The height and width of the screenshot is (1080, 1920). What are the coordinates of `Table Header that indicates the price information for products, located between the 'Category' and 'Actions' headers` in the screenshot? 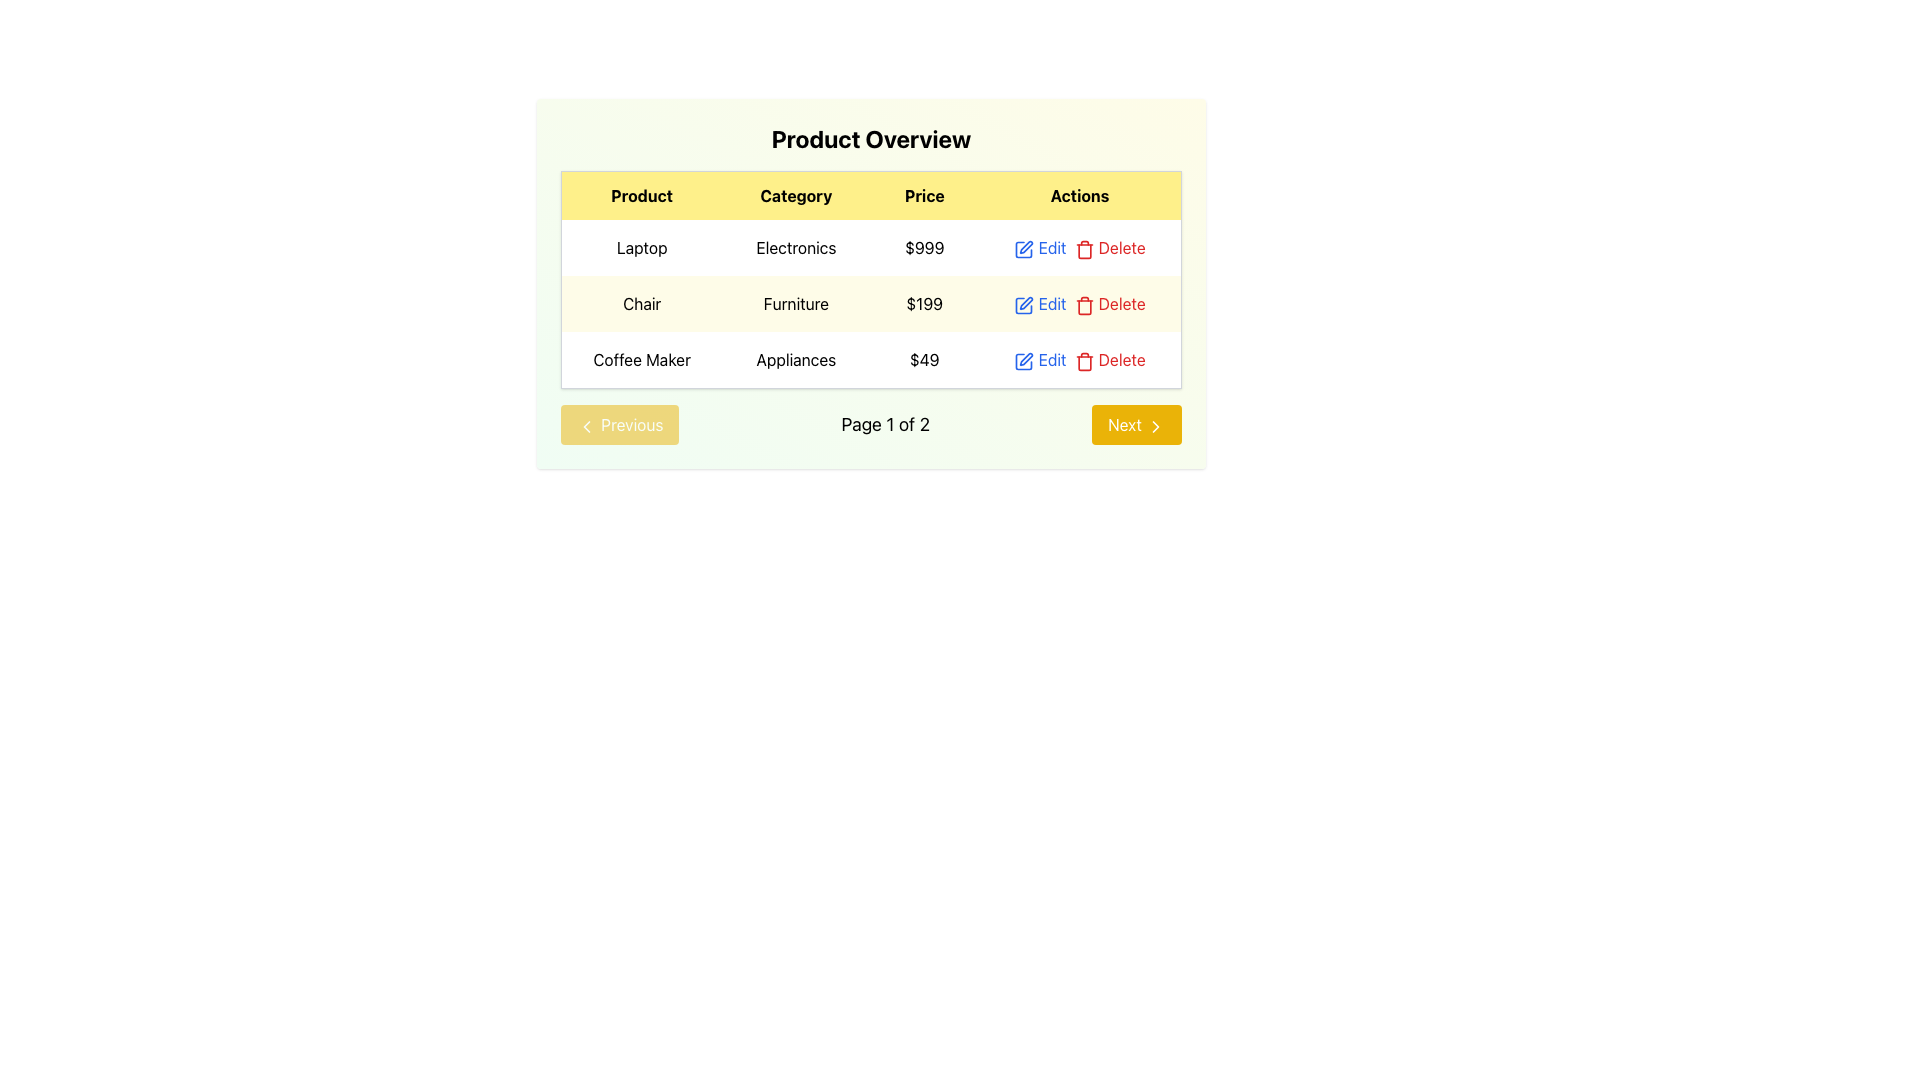 It's located at (923, 195).